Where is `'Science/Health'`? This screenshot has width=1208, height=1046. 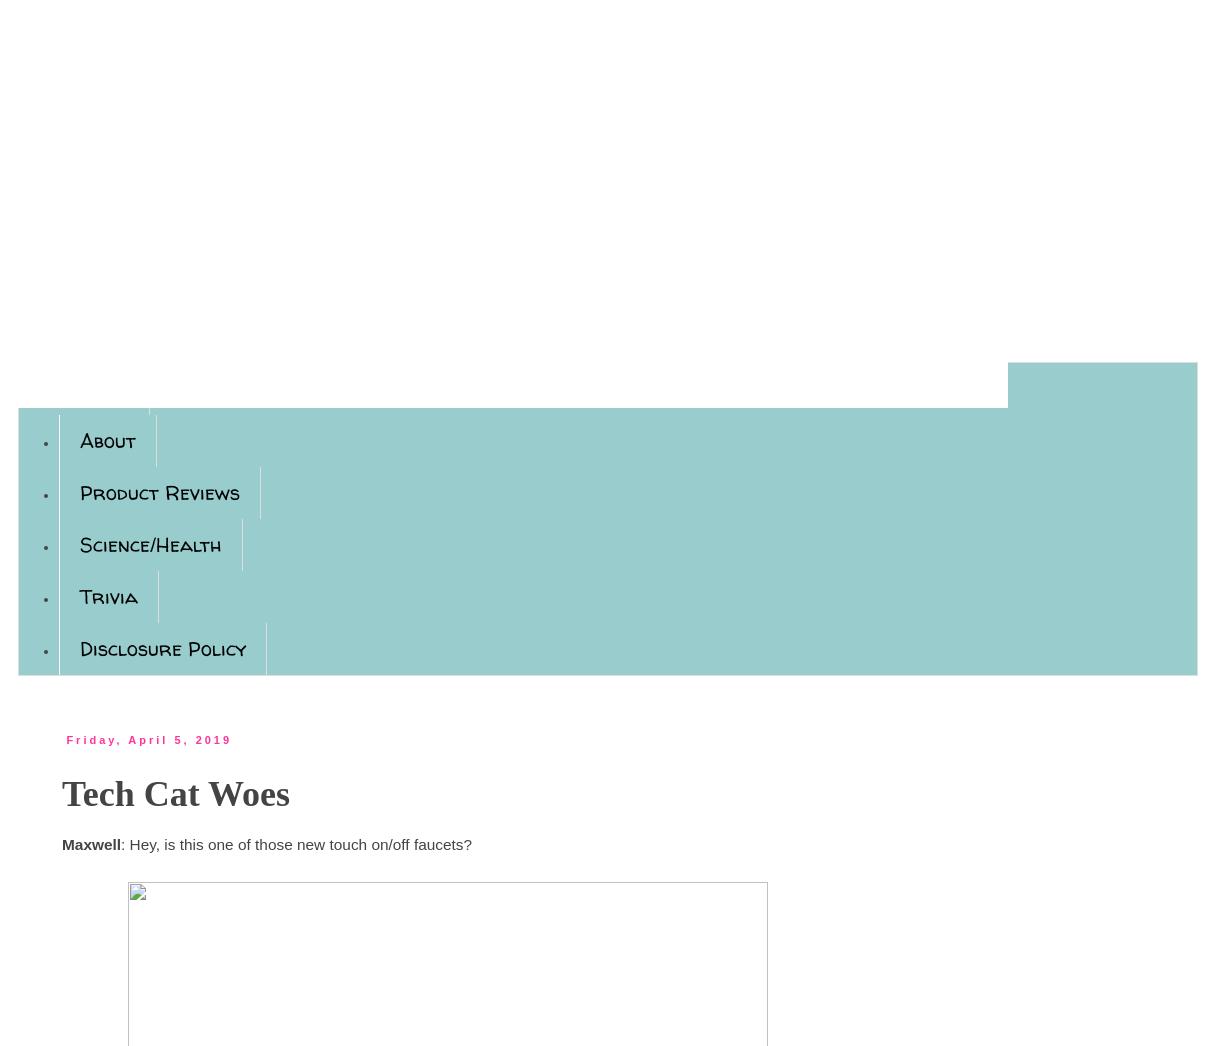 'Science/Health' is located at coordinates (150, 543).